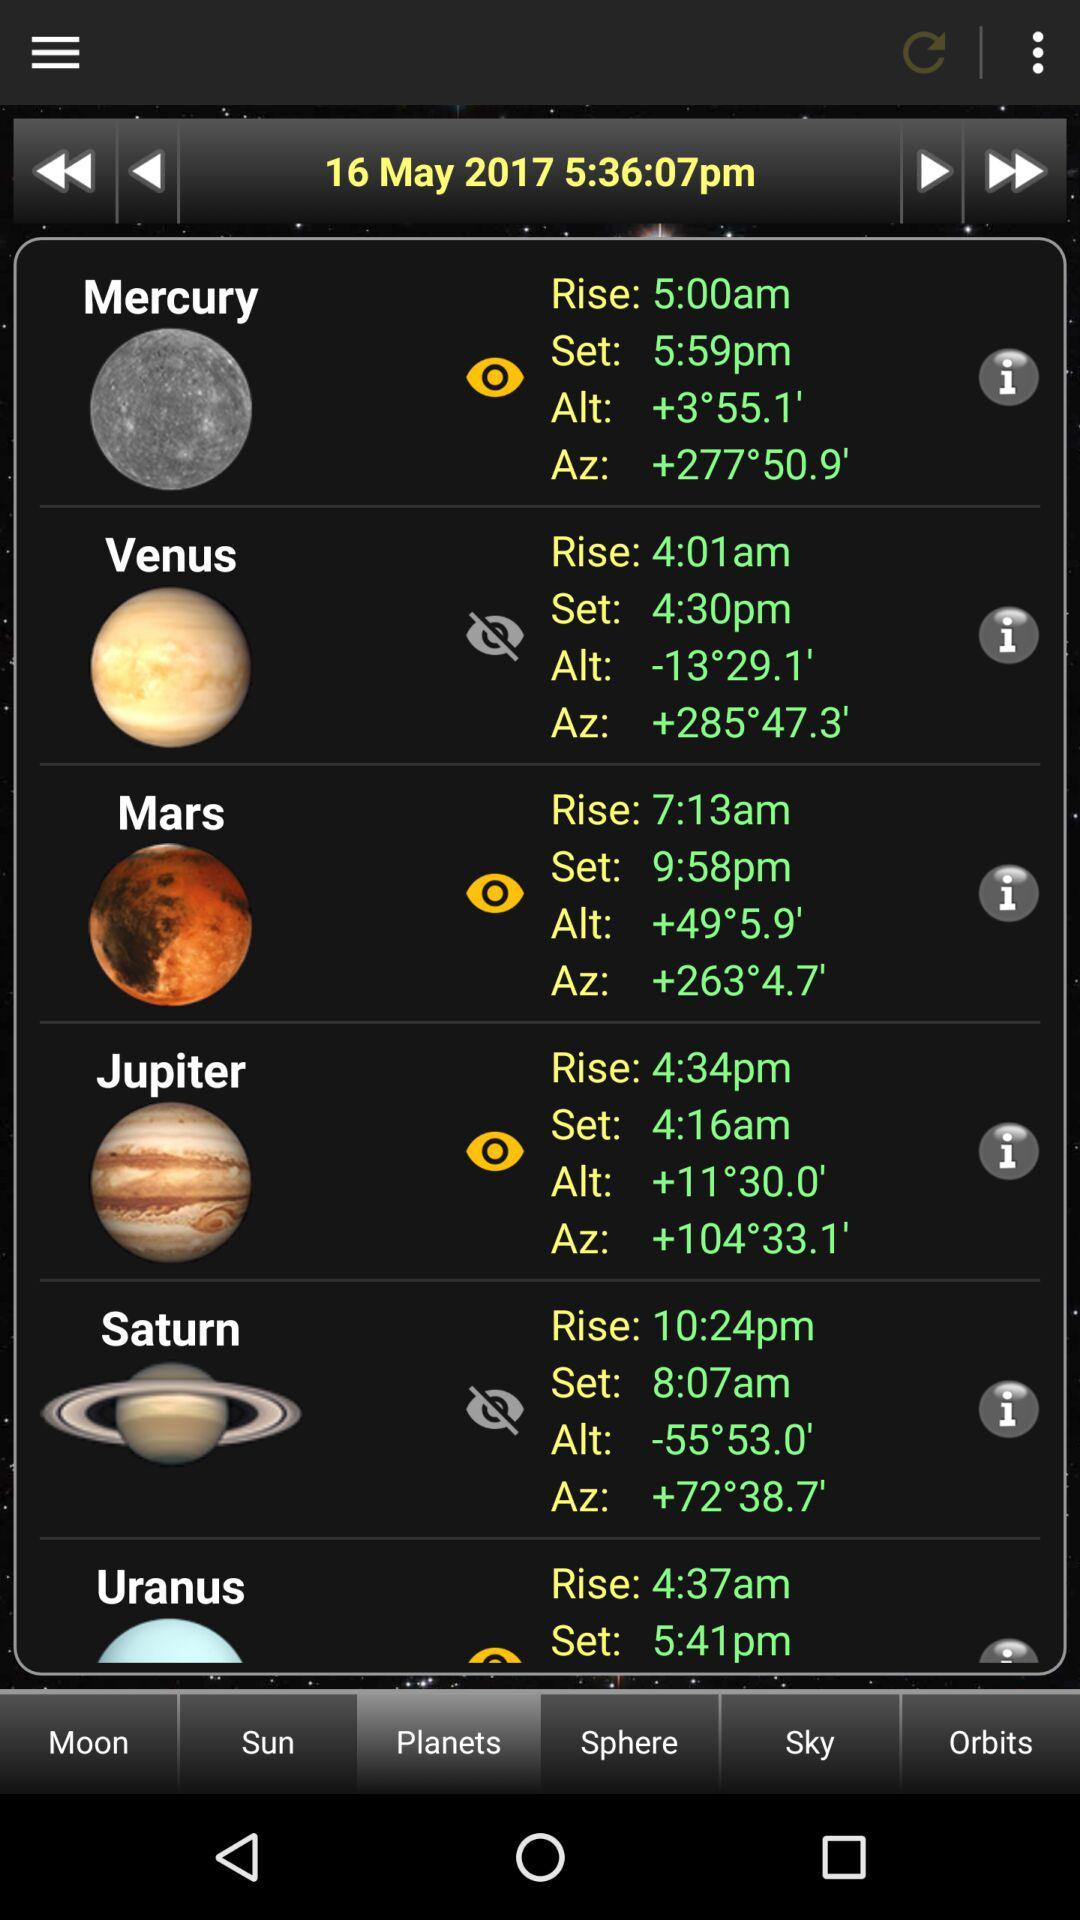 The image size is (1080, 1920). What do you see at coordinates (146, 171) in the screenshot?
I see `go back` at bounding box center [146, 171].